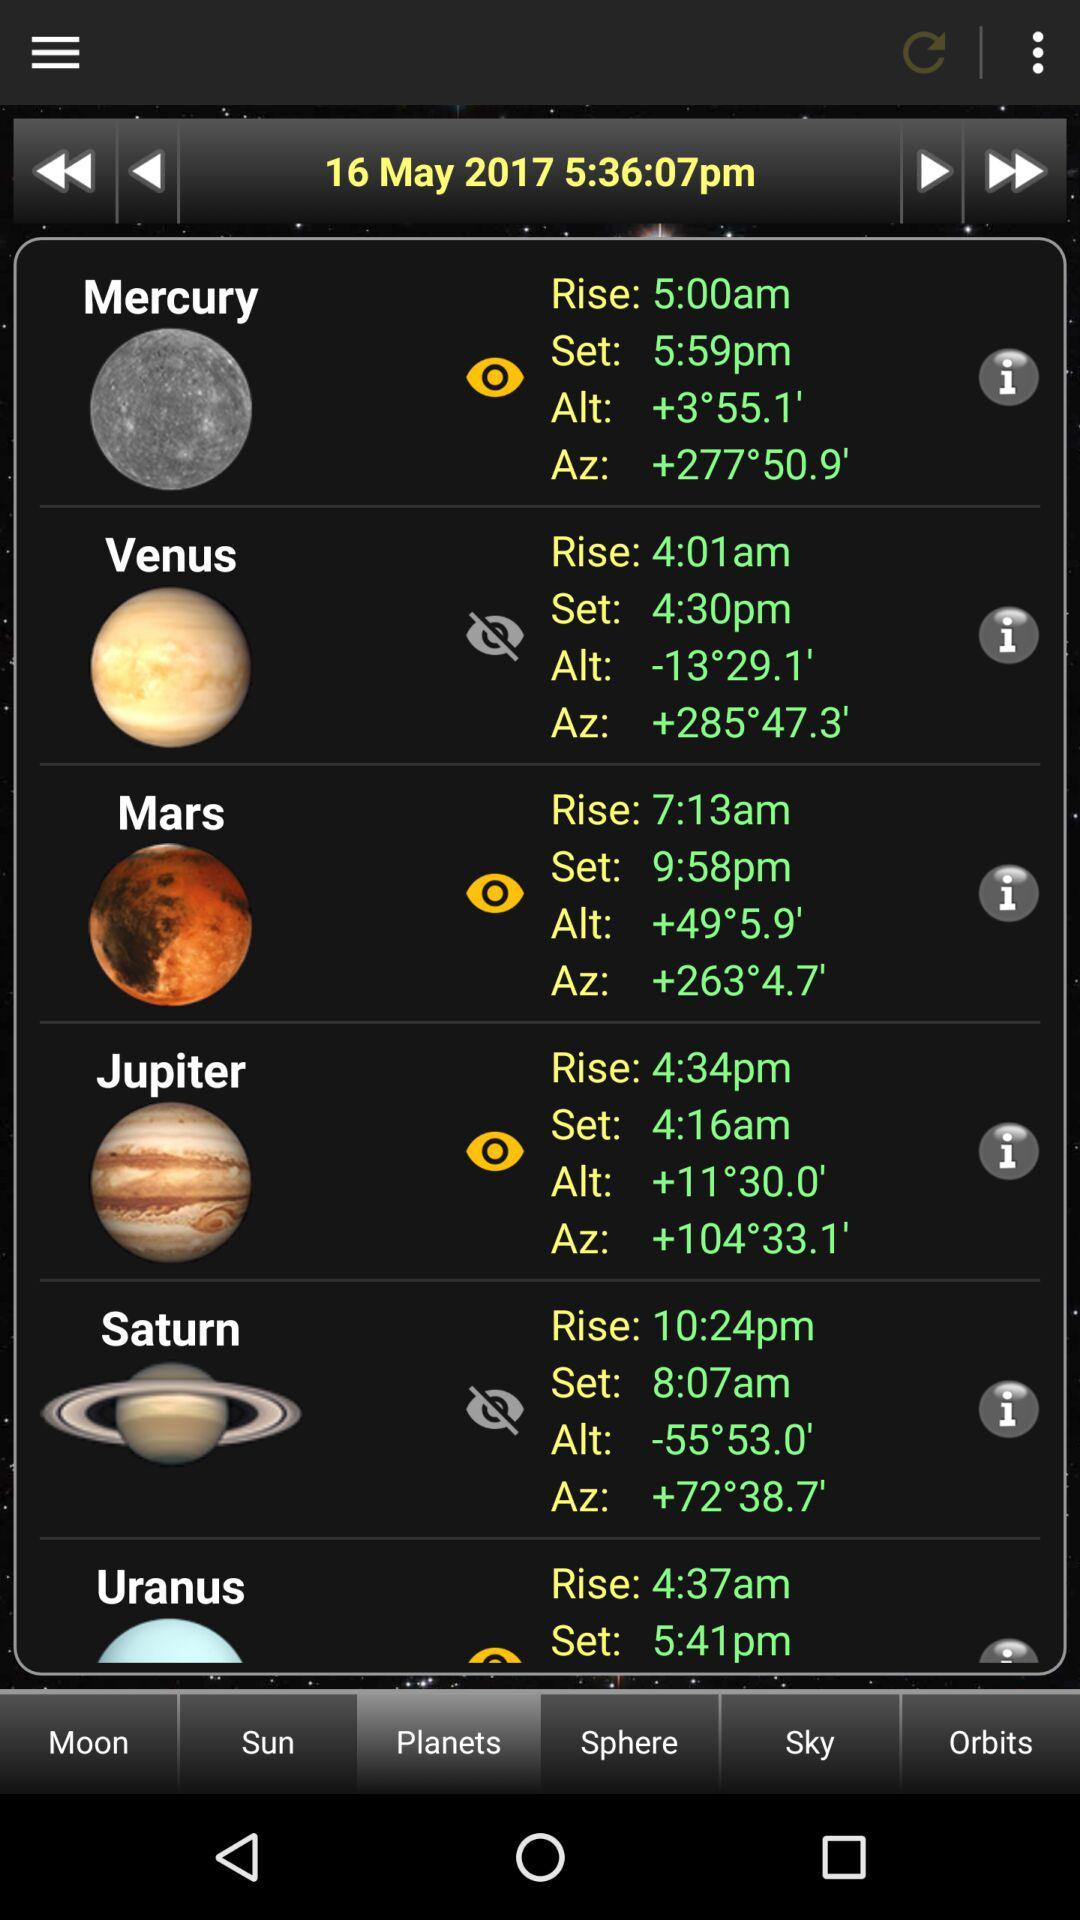 The image size is (1080, 1920). What do you see at coordinates (146, 171) in the screenshot?
I see `go back` at bounding box center [146, 171].